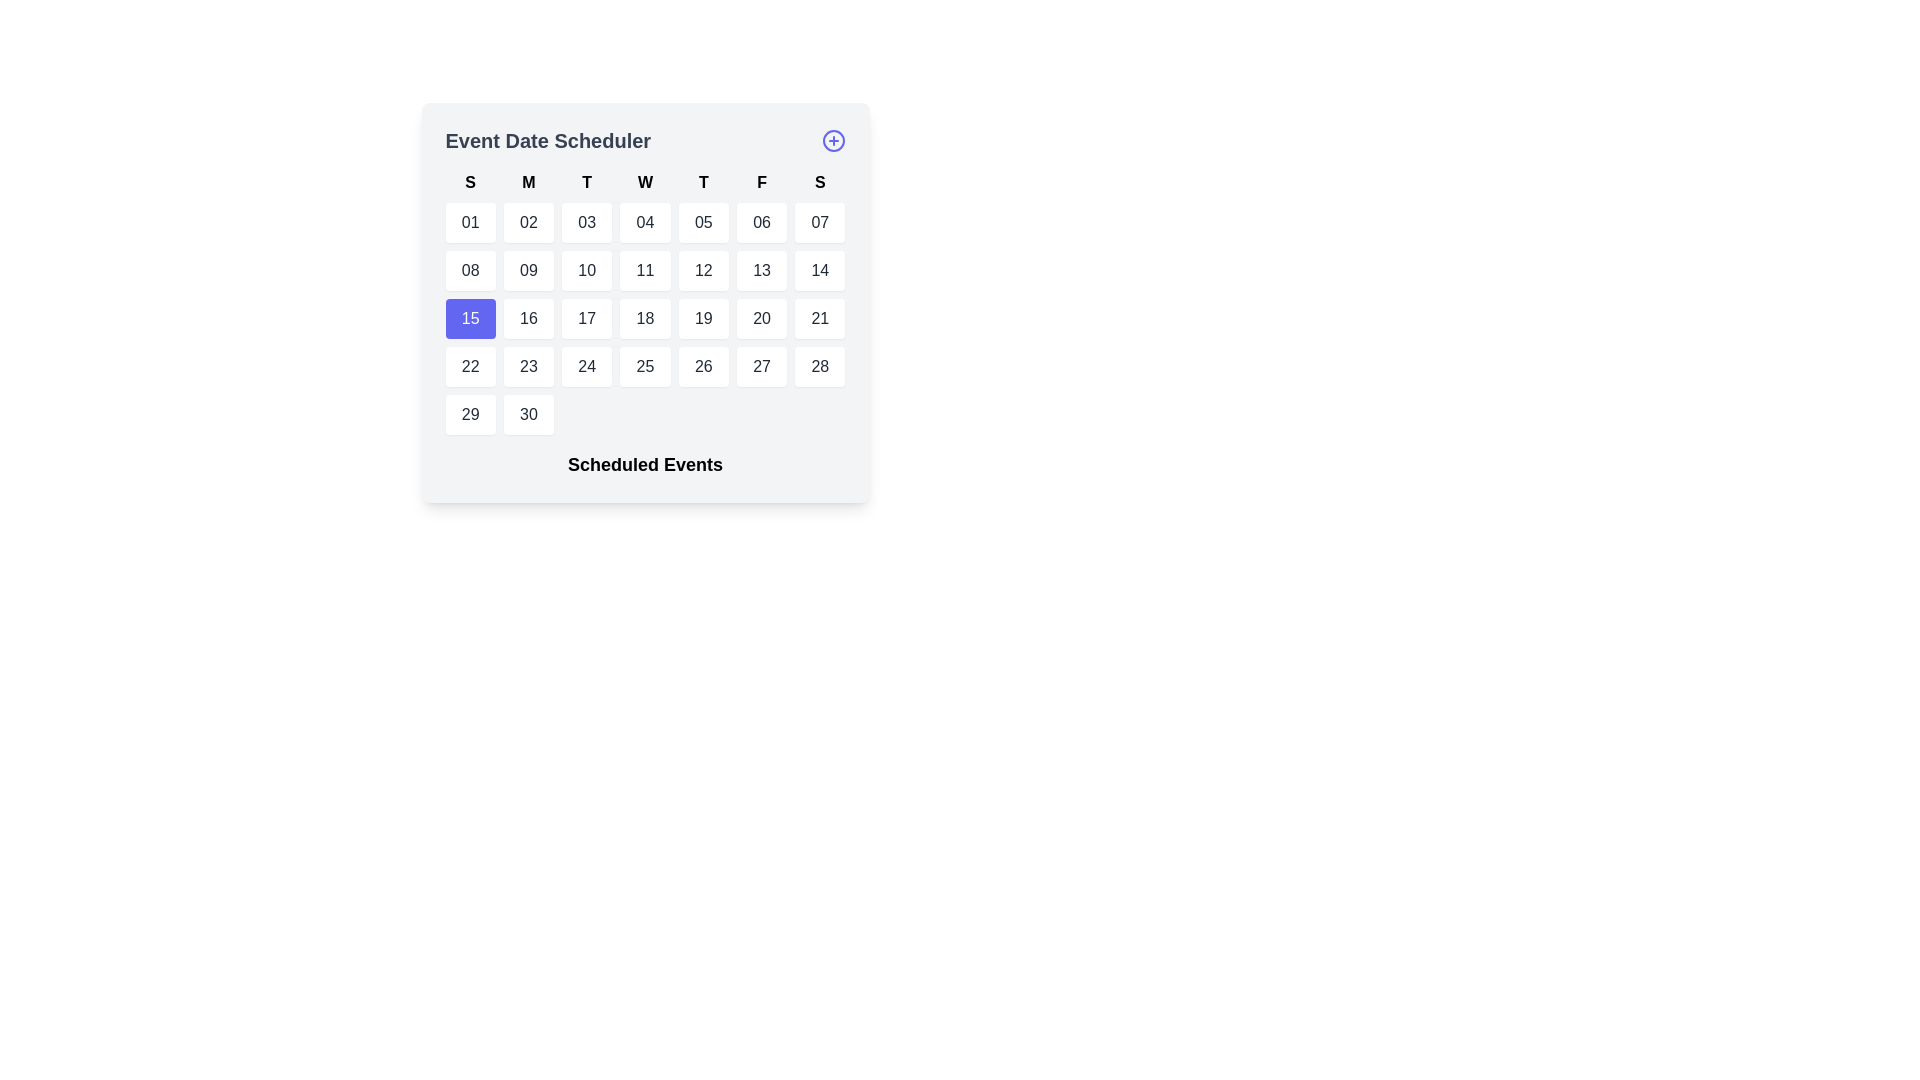  Describe the element at coordinates (548, 140) in the screenshot. I see `the text label reading 'Event Date Scheduler', which is styled with a bold, large font and grayish text color, located at the upper-left corner of the calendar interface component` at that location.